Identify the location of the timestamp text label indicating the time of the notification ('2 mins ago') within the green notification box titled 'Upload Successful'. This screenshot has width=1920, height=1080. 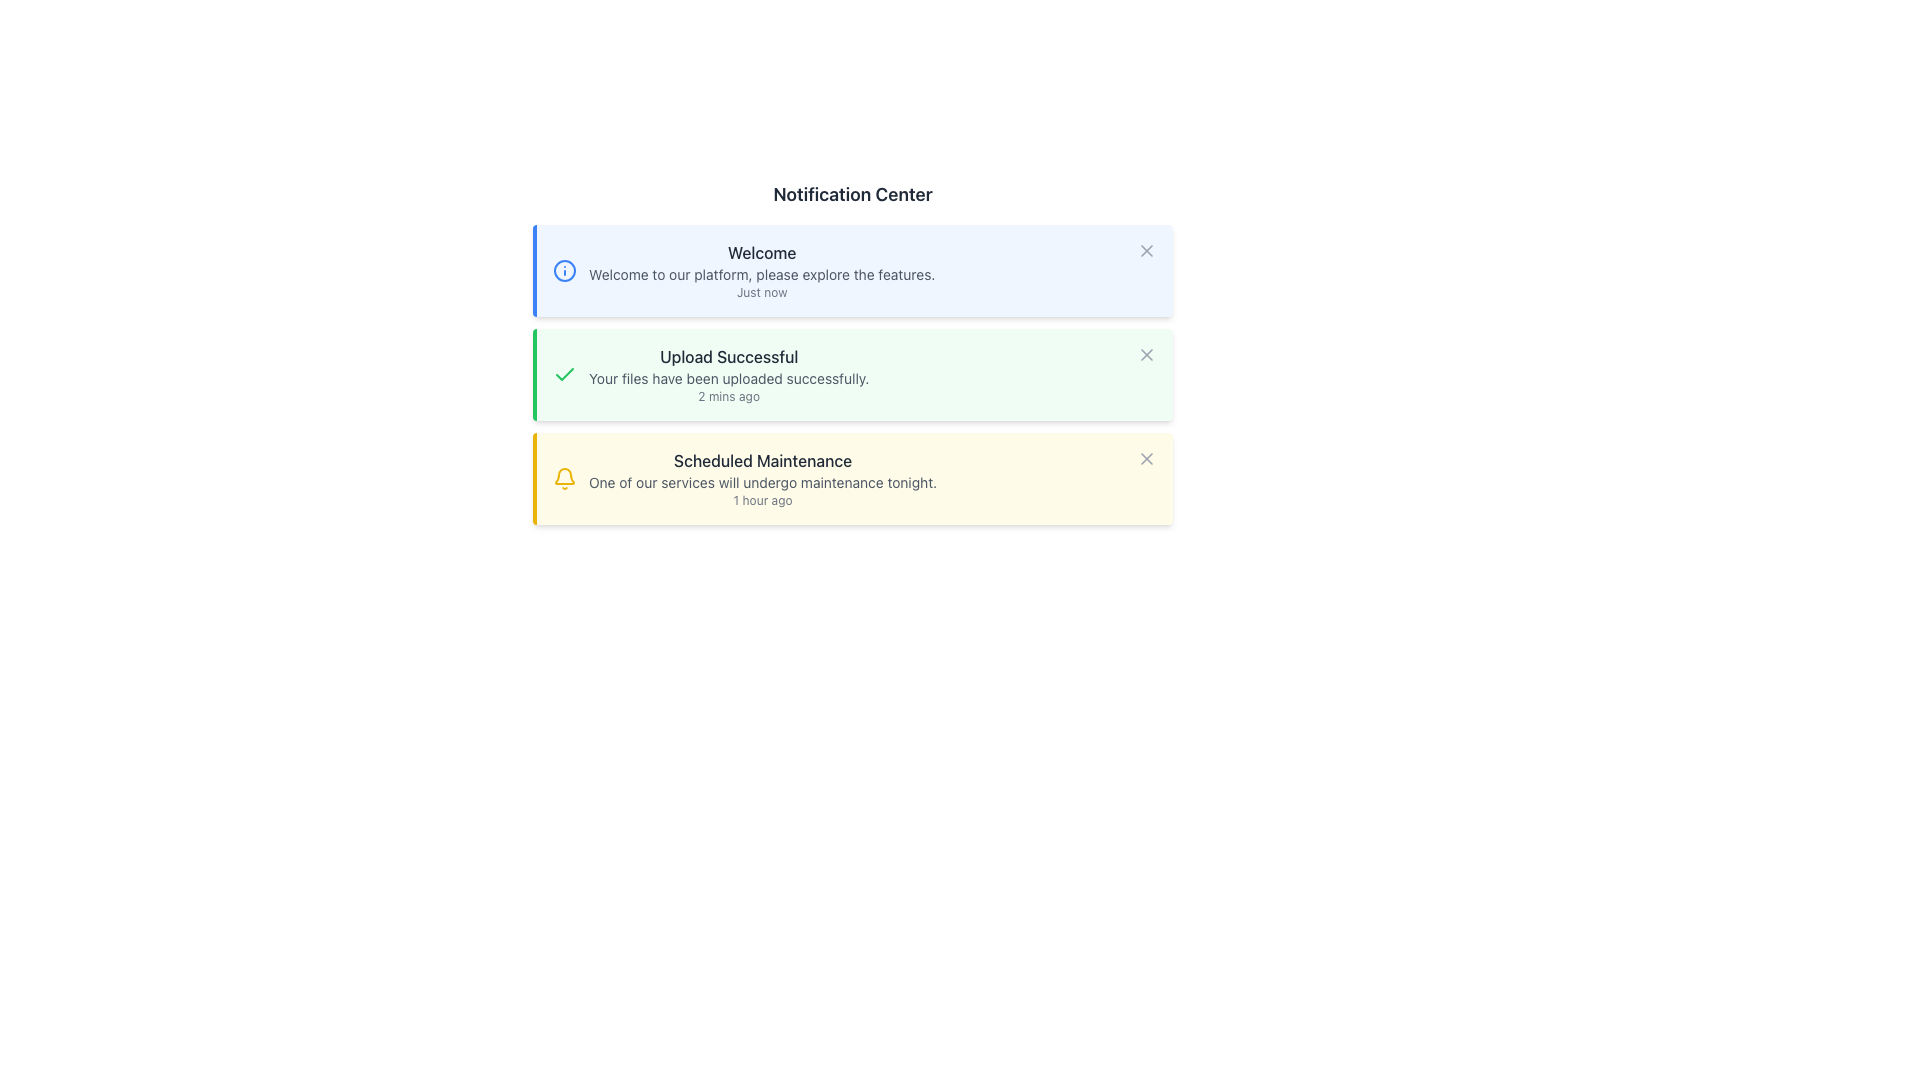
(728, 397).